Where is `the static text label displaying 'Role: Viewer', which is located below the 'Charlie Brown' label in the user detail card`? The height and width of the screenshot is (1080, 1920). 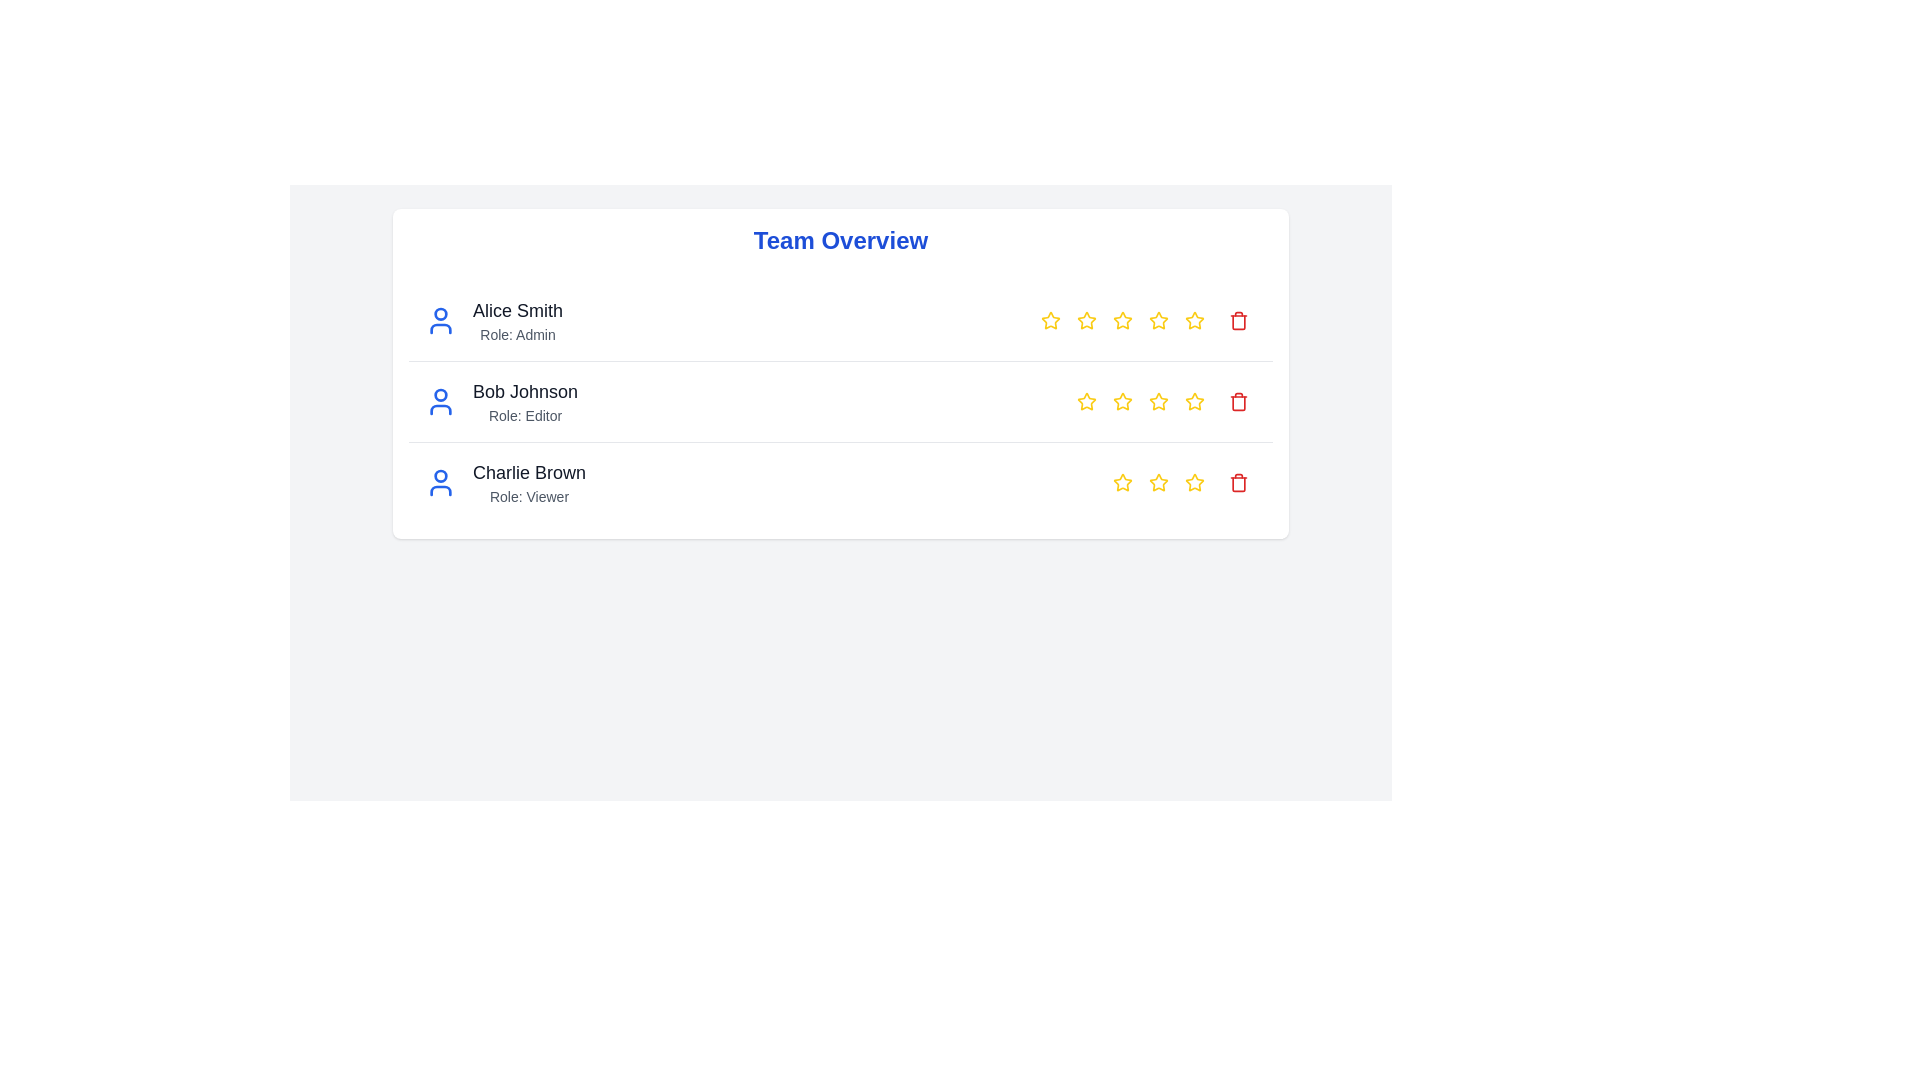 the static text label displaying 'Role: Viewer', which is located below the 'Charlie Brown' label in the user detail card is located at coordinates (529, 496).